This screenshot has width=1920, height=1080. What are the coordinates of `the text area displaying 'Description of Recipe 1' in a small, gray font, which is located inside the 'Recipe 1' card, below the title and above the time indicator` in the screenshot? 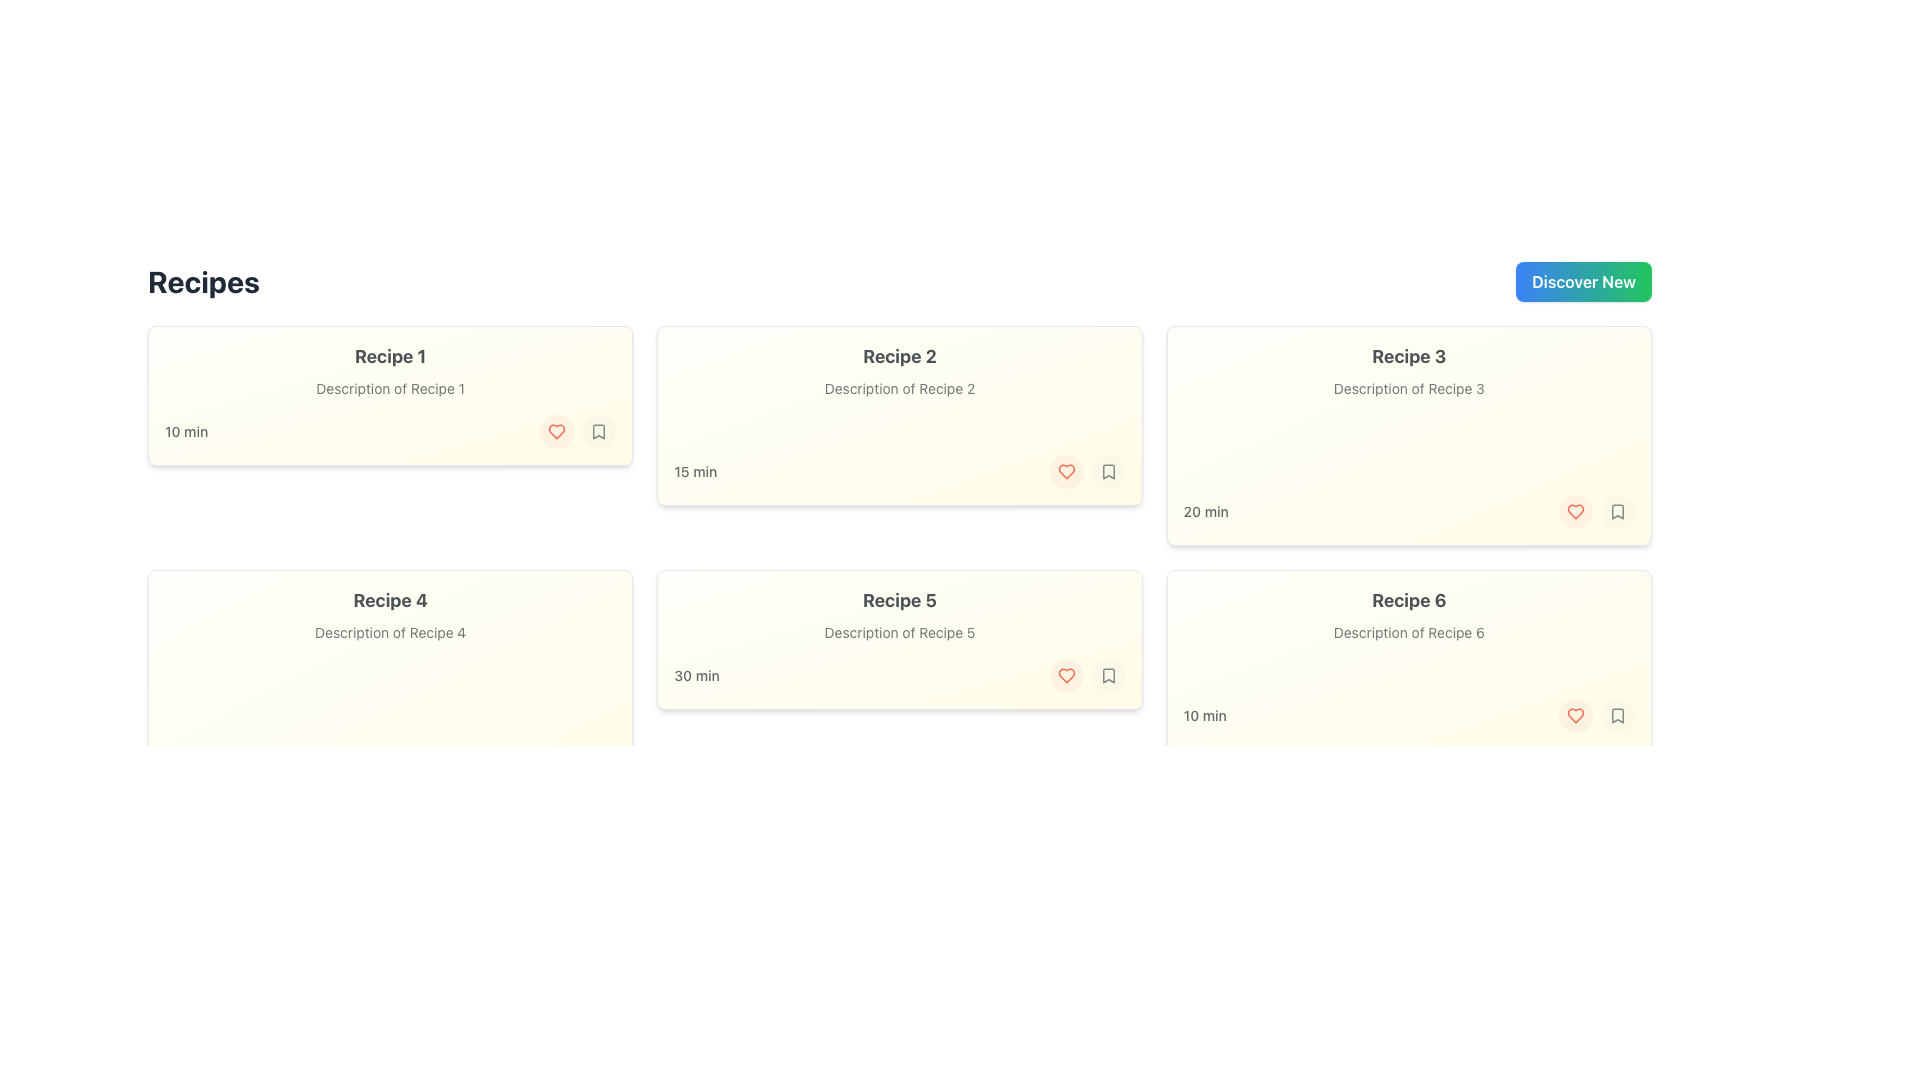 It's located at (390, 389).